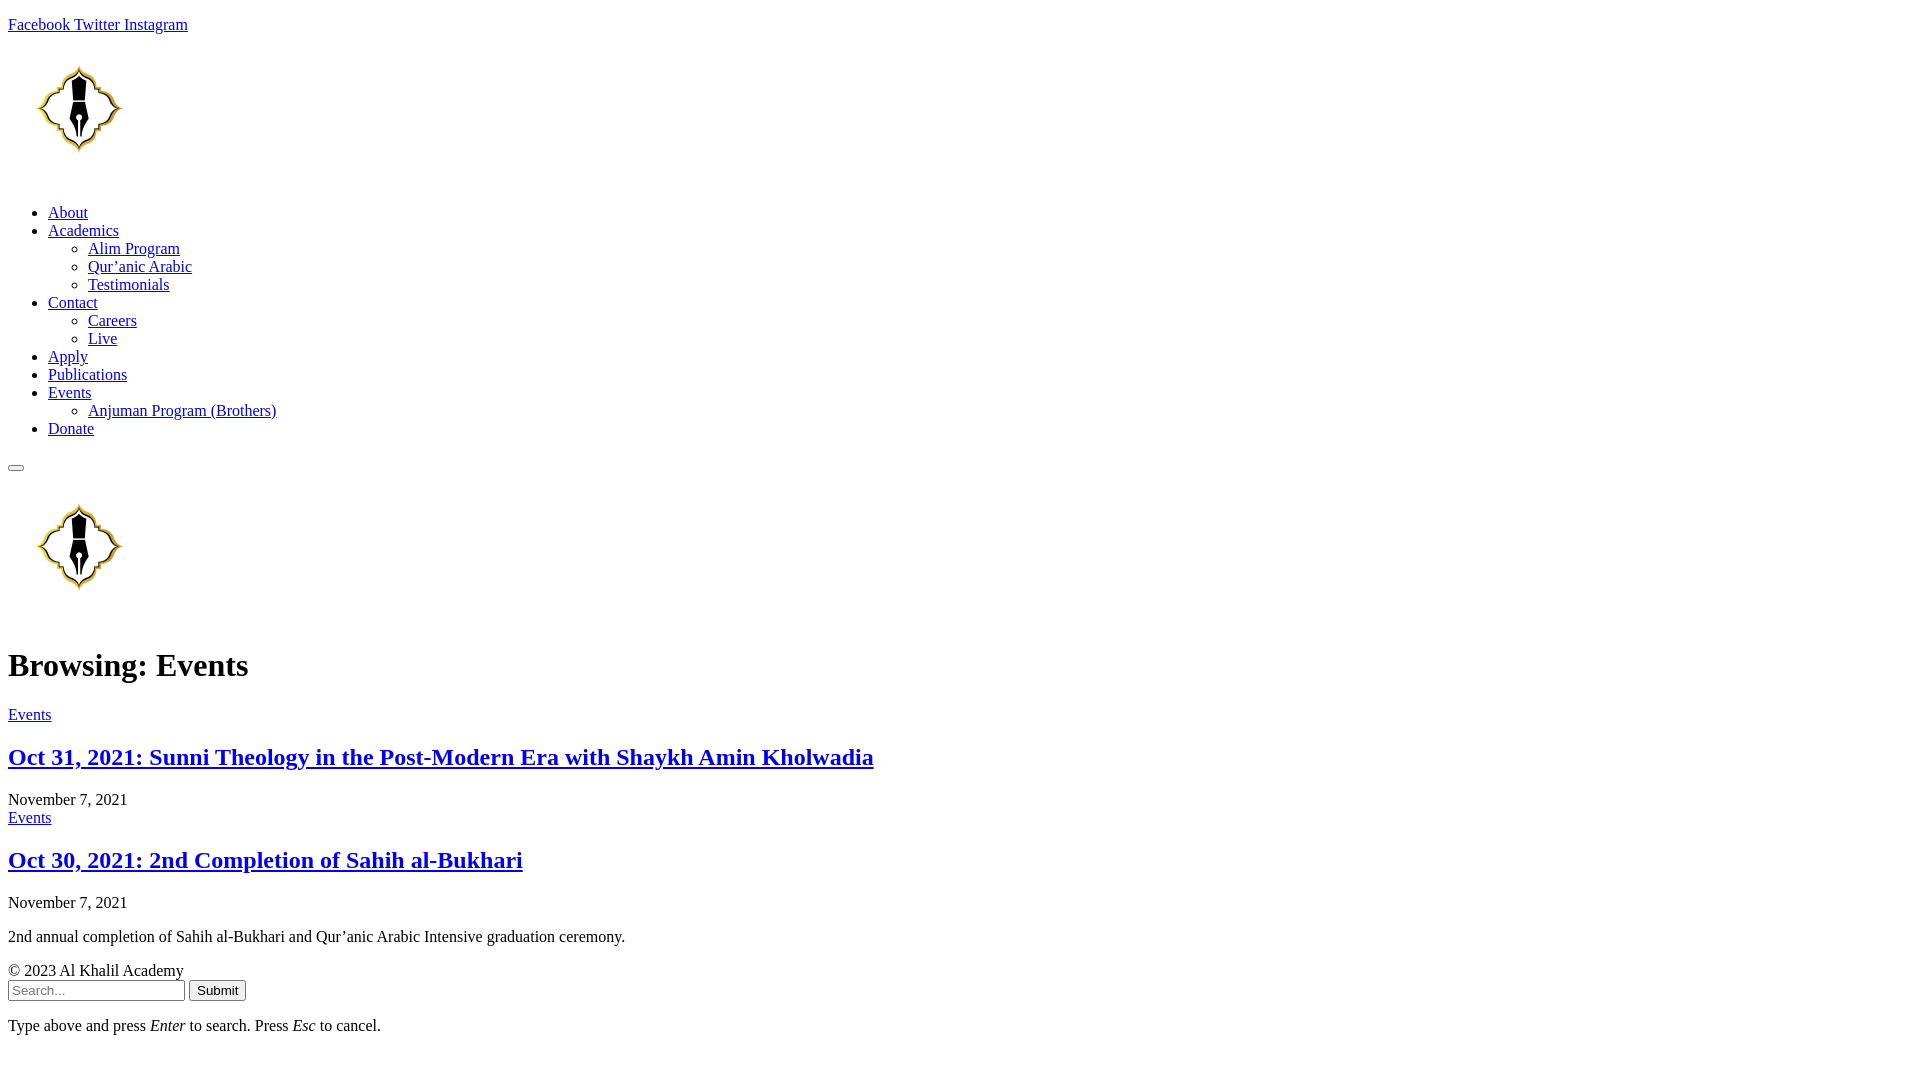 The width and height of the screenshot is (1920, 1080). What do you see at coordinates (155, 24) in the screenshot?
I see `'Instagram'` at bounding box center [155, 24].